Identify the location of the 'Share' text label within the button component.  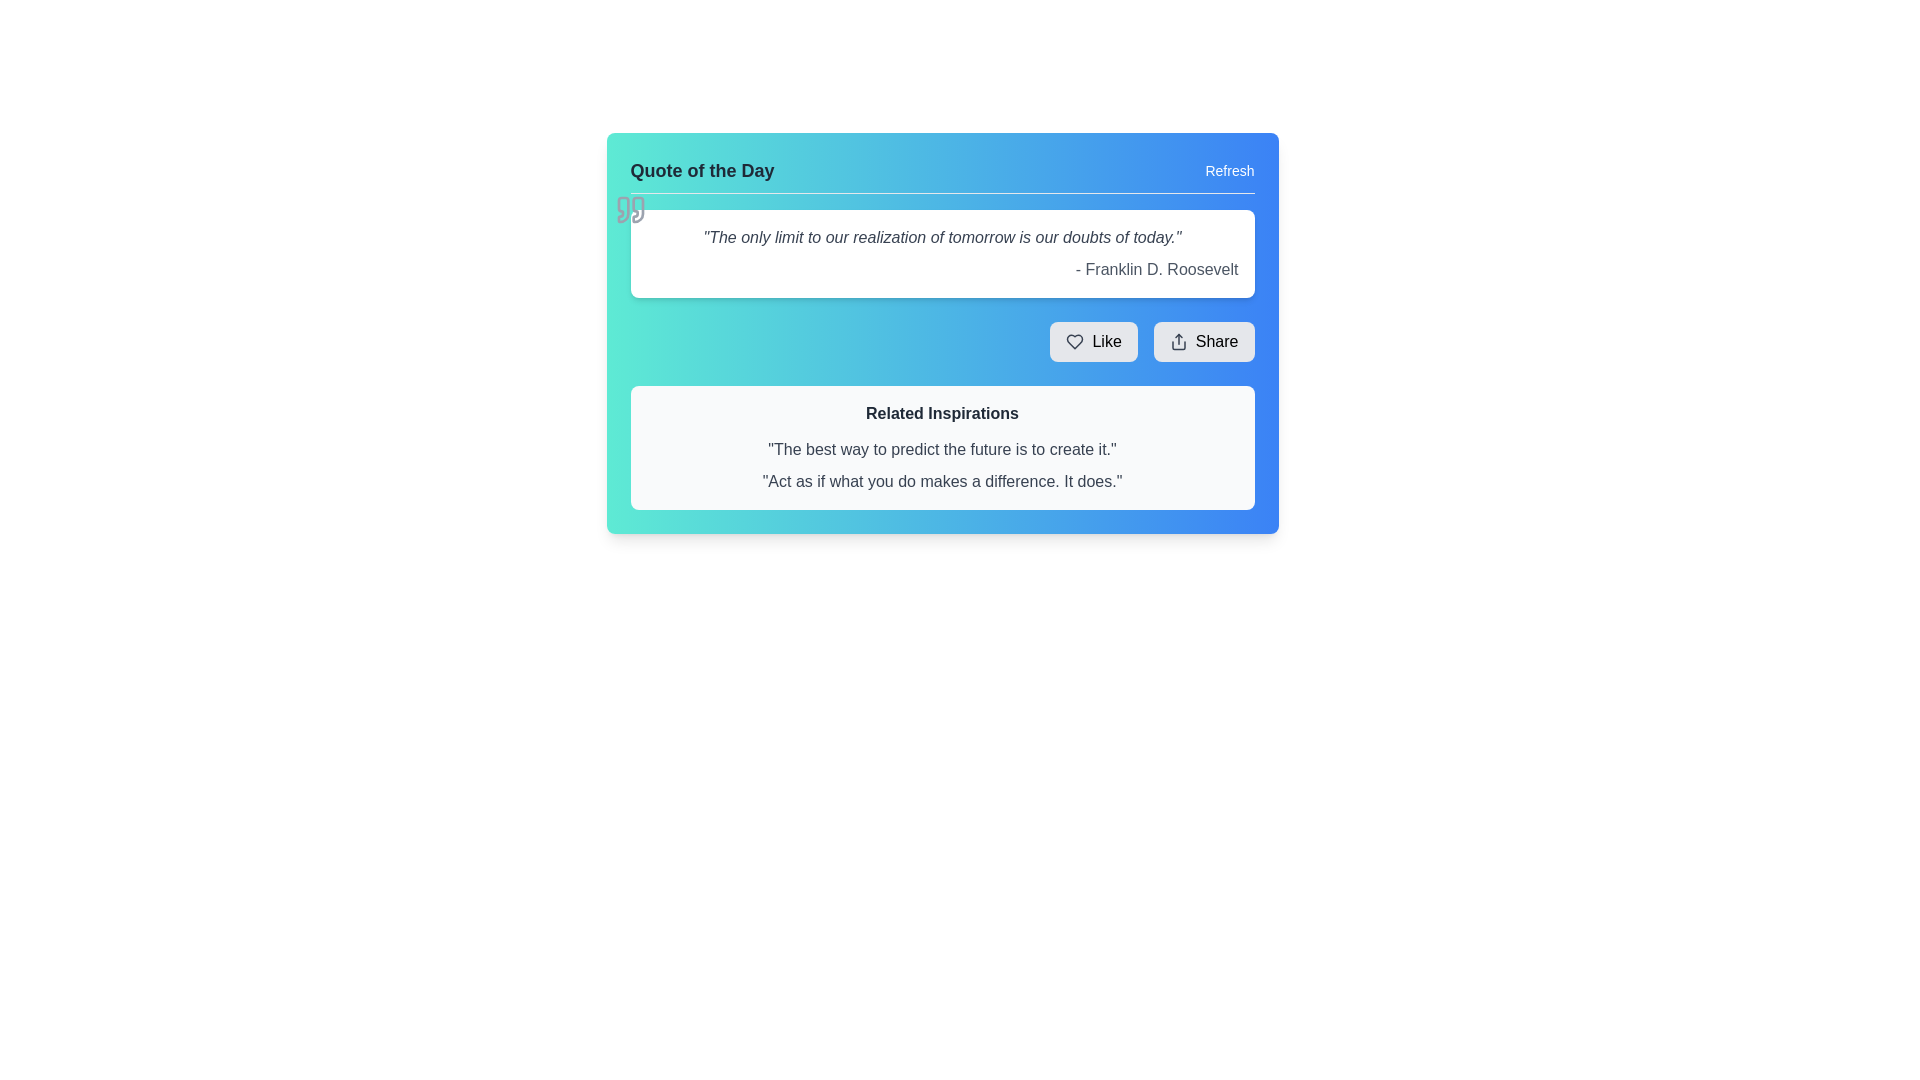
(1216, 341).